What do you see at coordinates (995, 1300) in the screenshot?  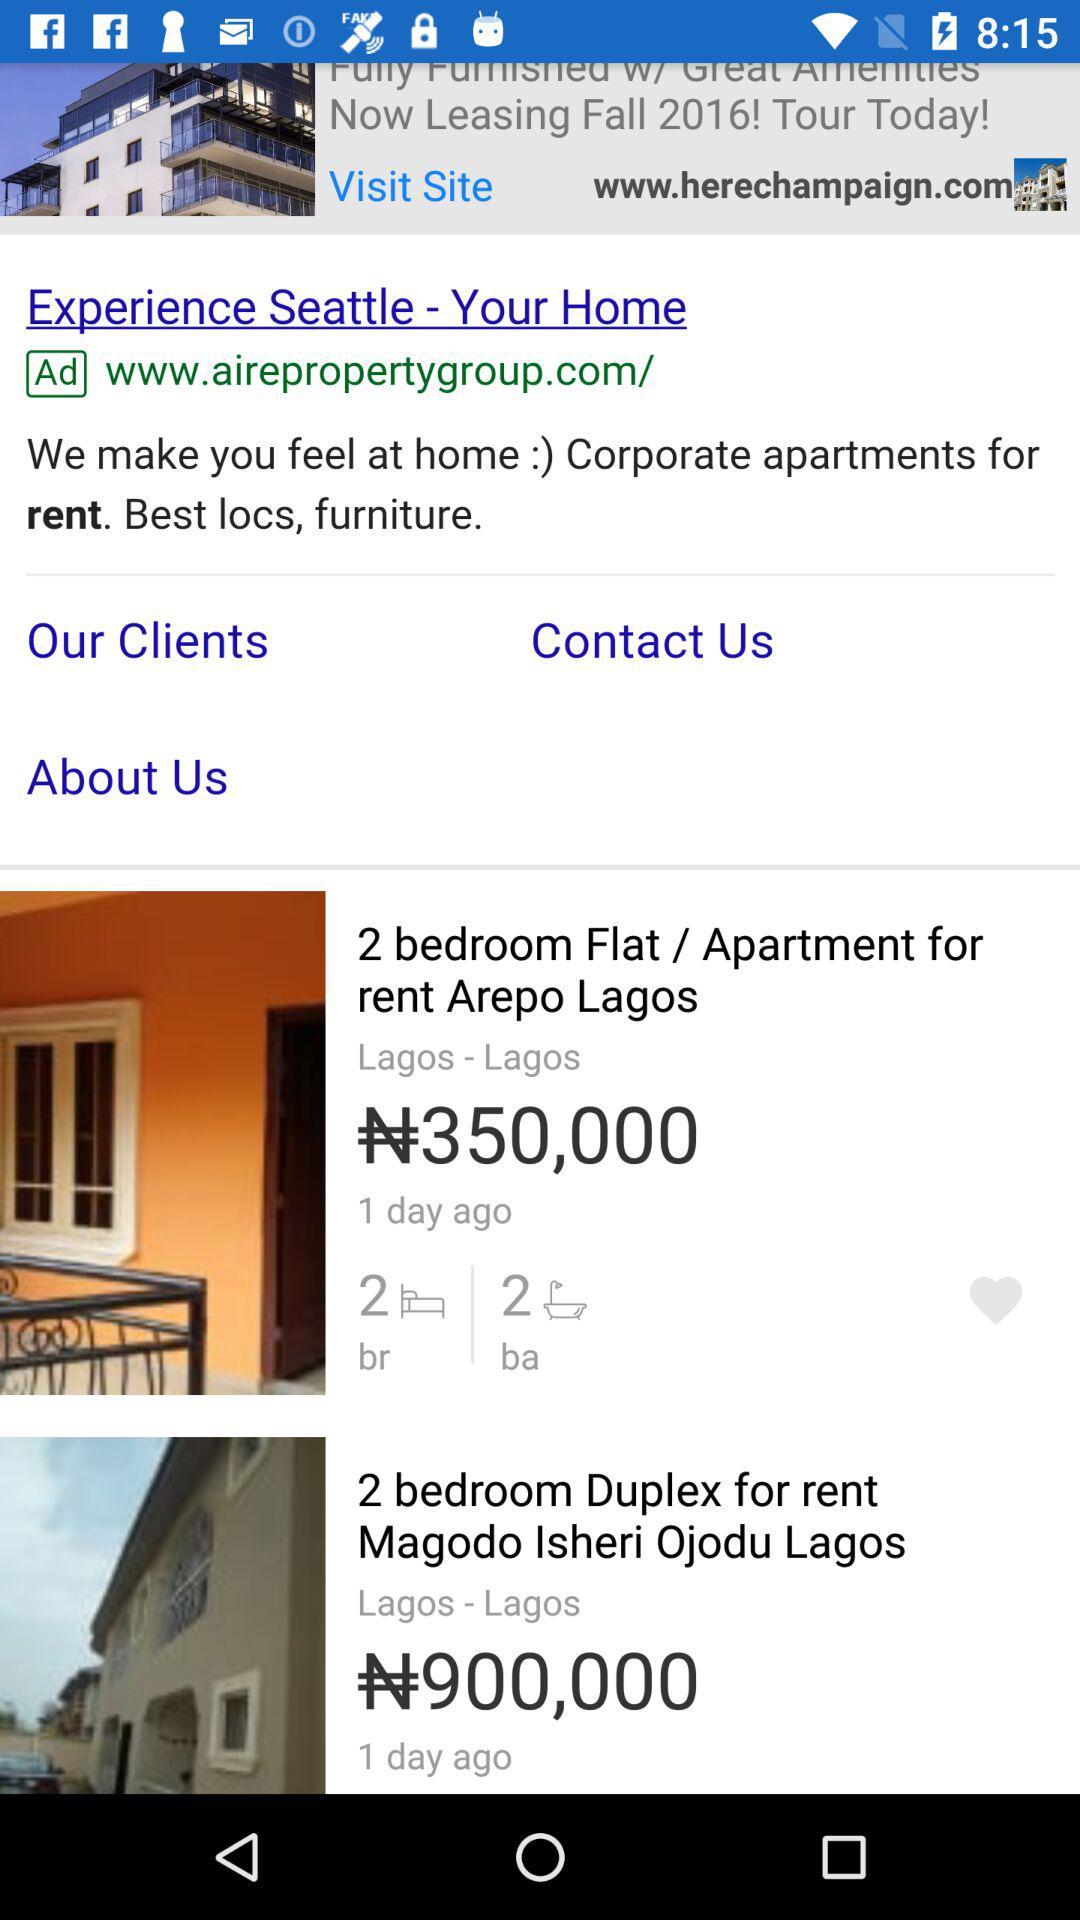 I see `real estate sale rent trovit` at bounding box center [995, 1300].